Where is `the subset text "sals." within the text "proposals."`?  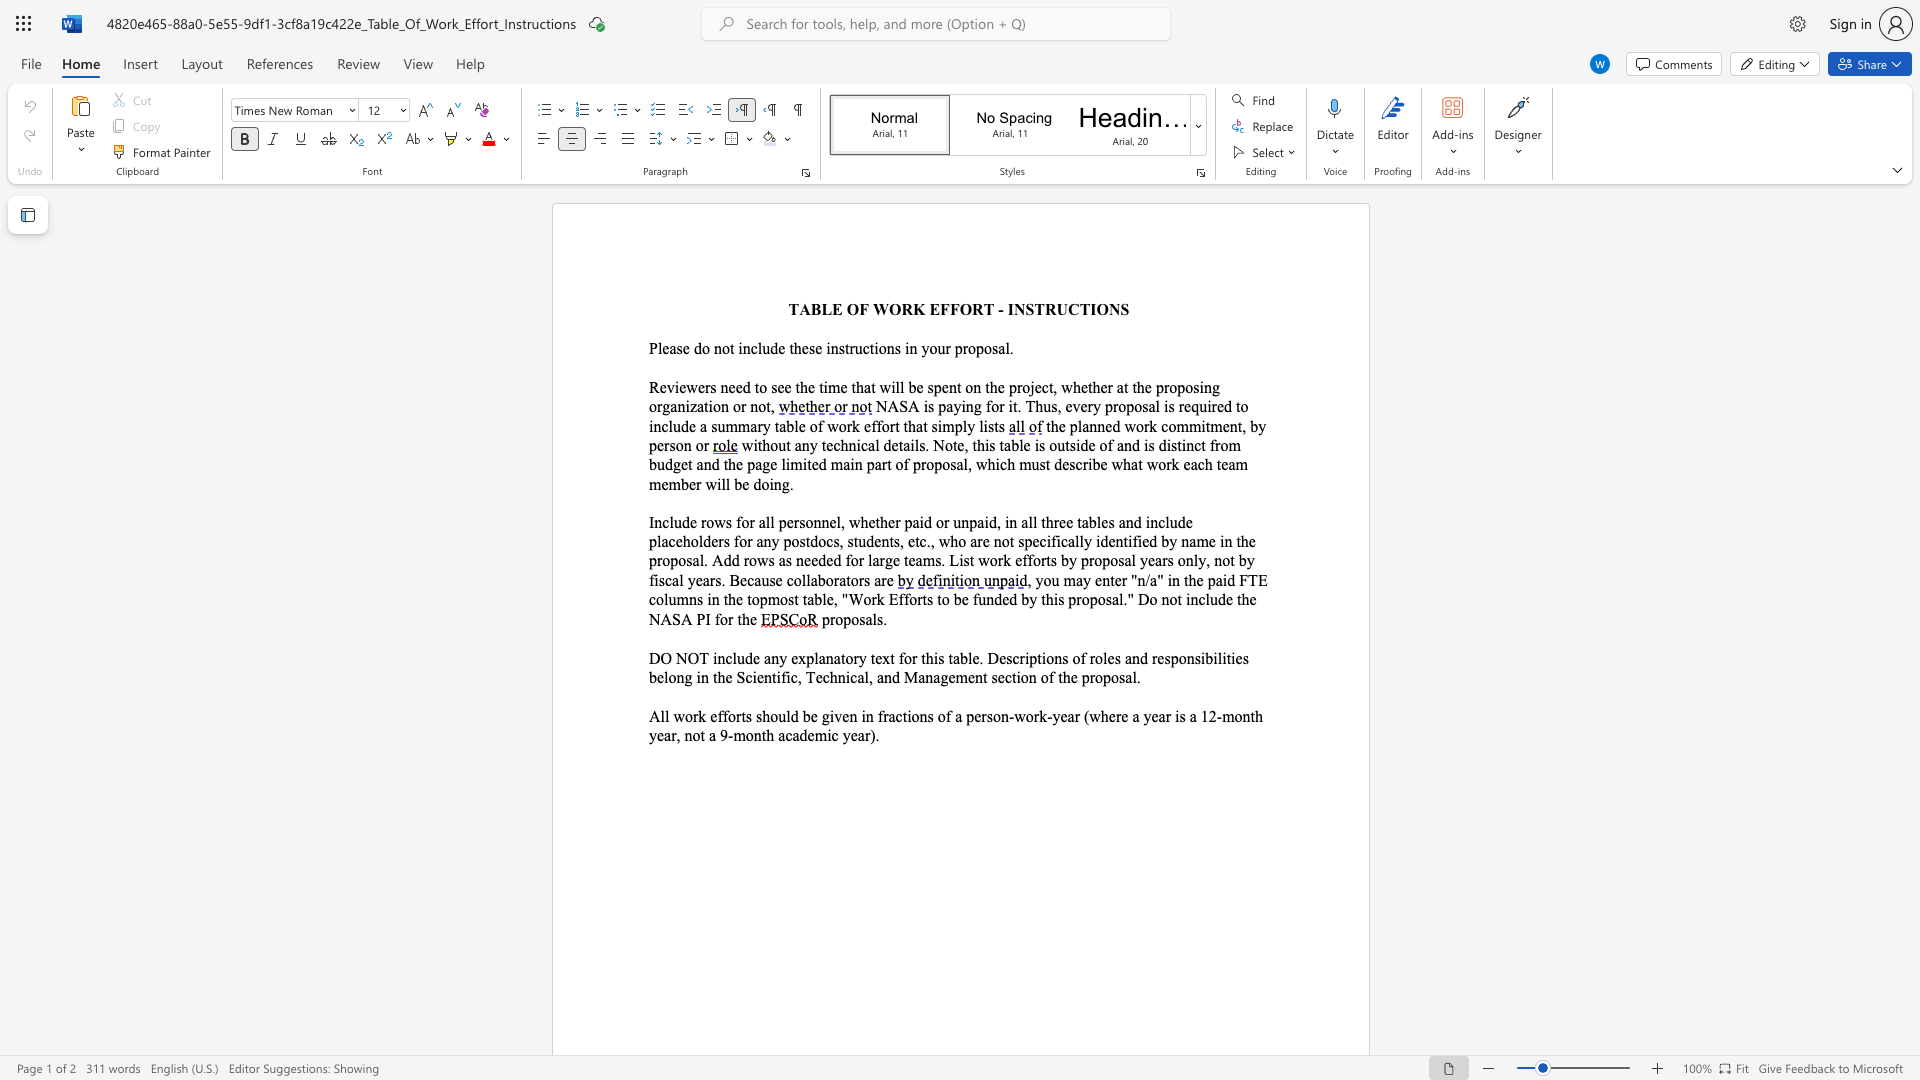
the subset text "sals." within the text "proposals." is located at coordinates (859, 618).